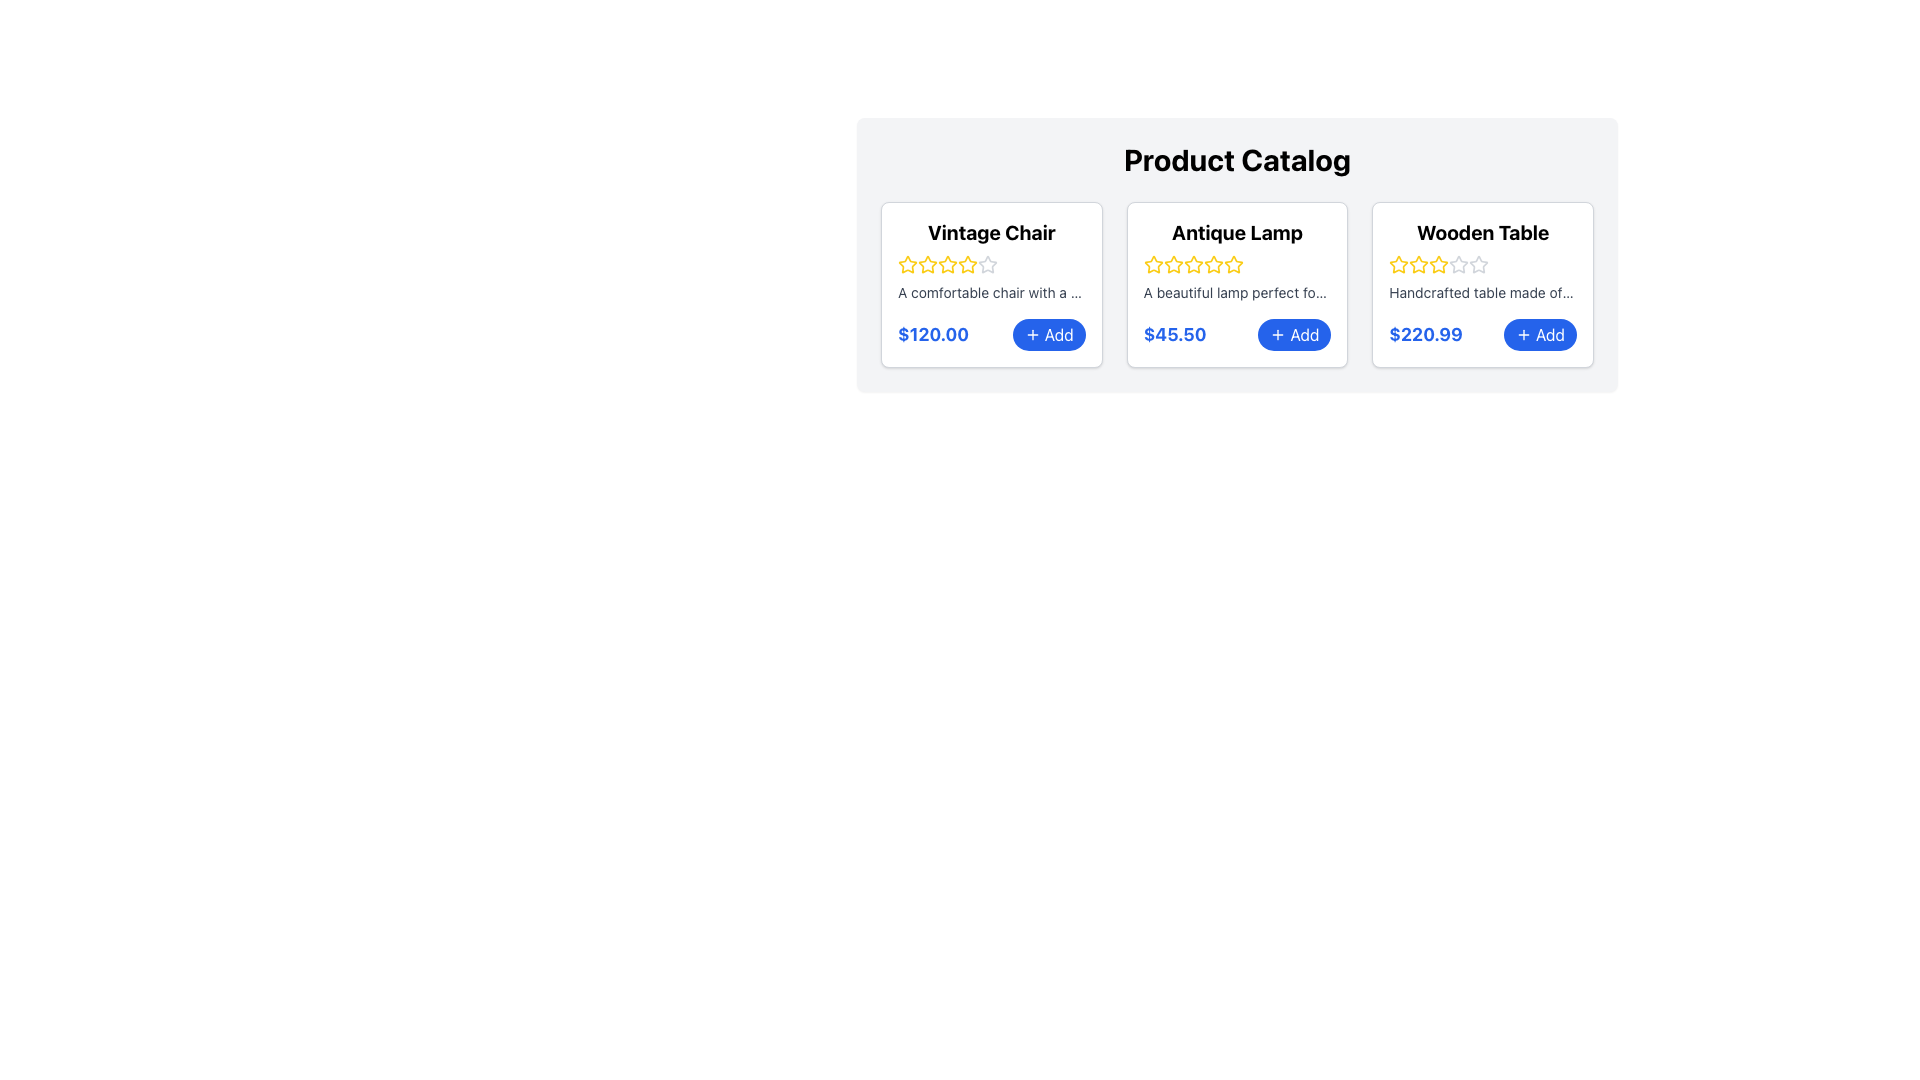 The width and height of the screenshot is (1920, 1080). What do you see at coordinates (1438, 264) in the screenshot?
I see `the style of the fourth star icon in the star rating system under the 'Wooden Table' card in the 'Product Catalog'` at bounding box center [1438, 264].